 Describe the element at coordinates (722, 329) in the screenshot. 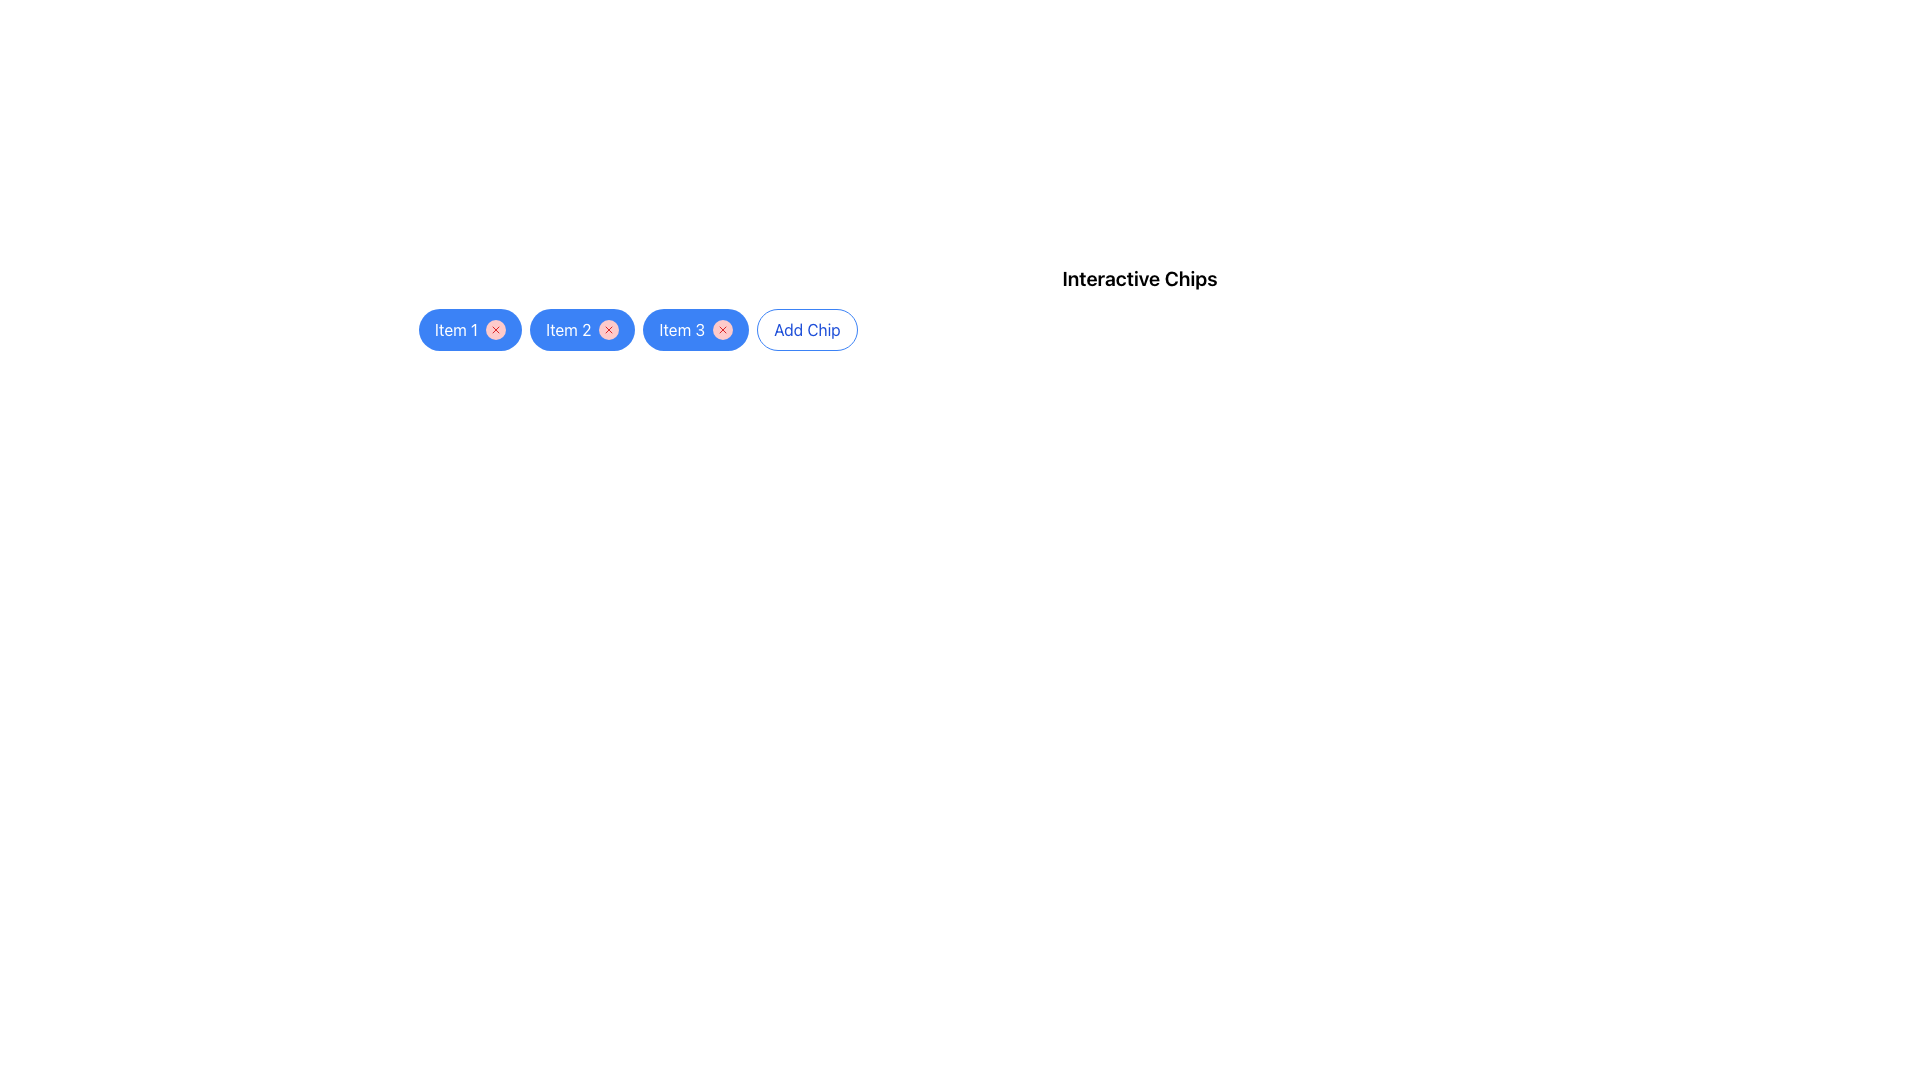

I see `the 'X' icon button, which is the third in a sequence of interactive chips labeled 'Item 1', 'Item 2', and 'Item 3'` at that location.